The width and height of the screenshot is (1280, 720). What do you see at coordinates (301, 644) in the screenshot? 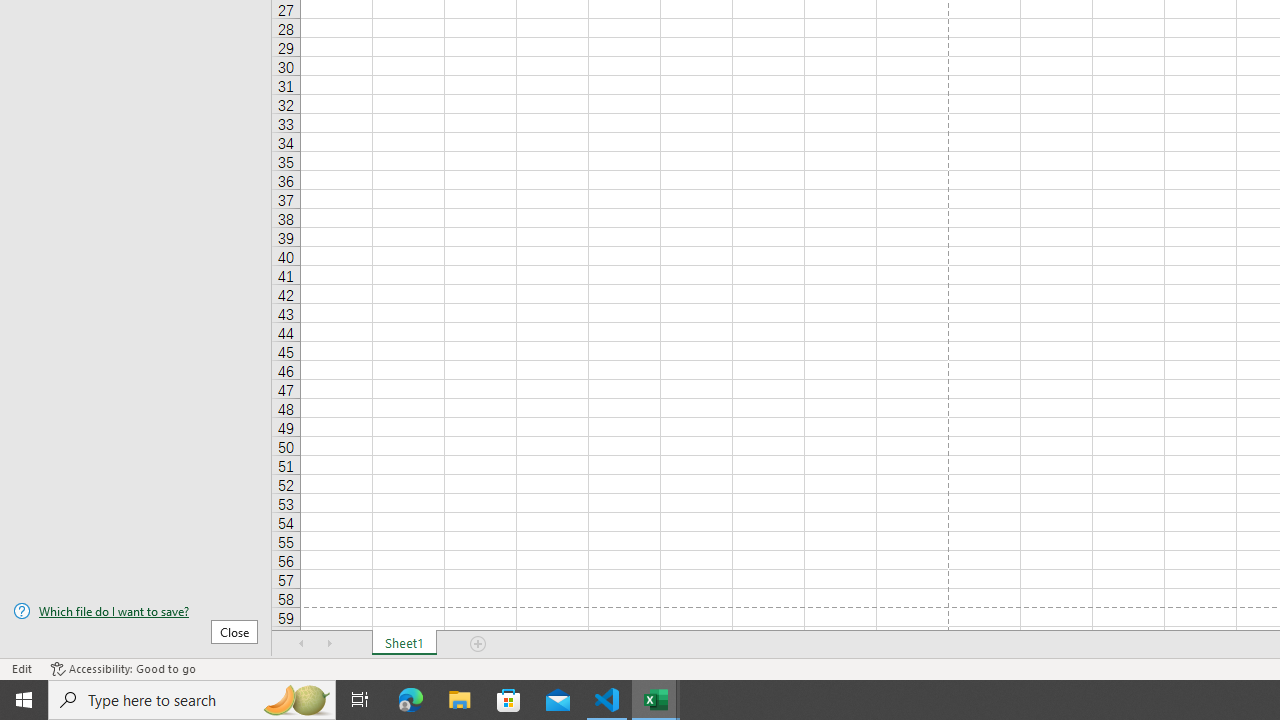
I see `'Scroll Left'` at bounding box center [301, 644].